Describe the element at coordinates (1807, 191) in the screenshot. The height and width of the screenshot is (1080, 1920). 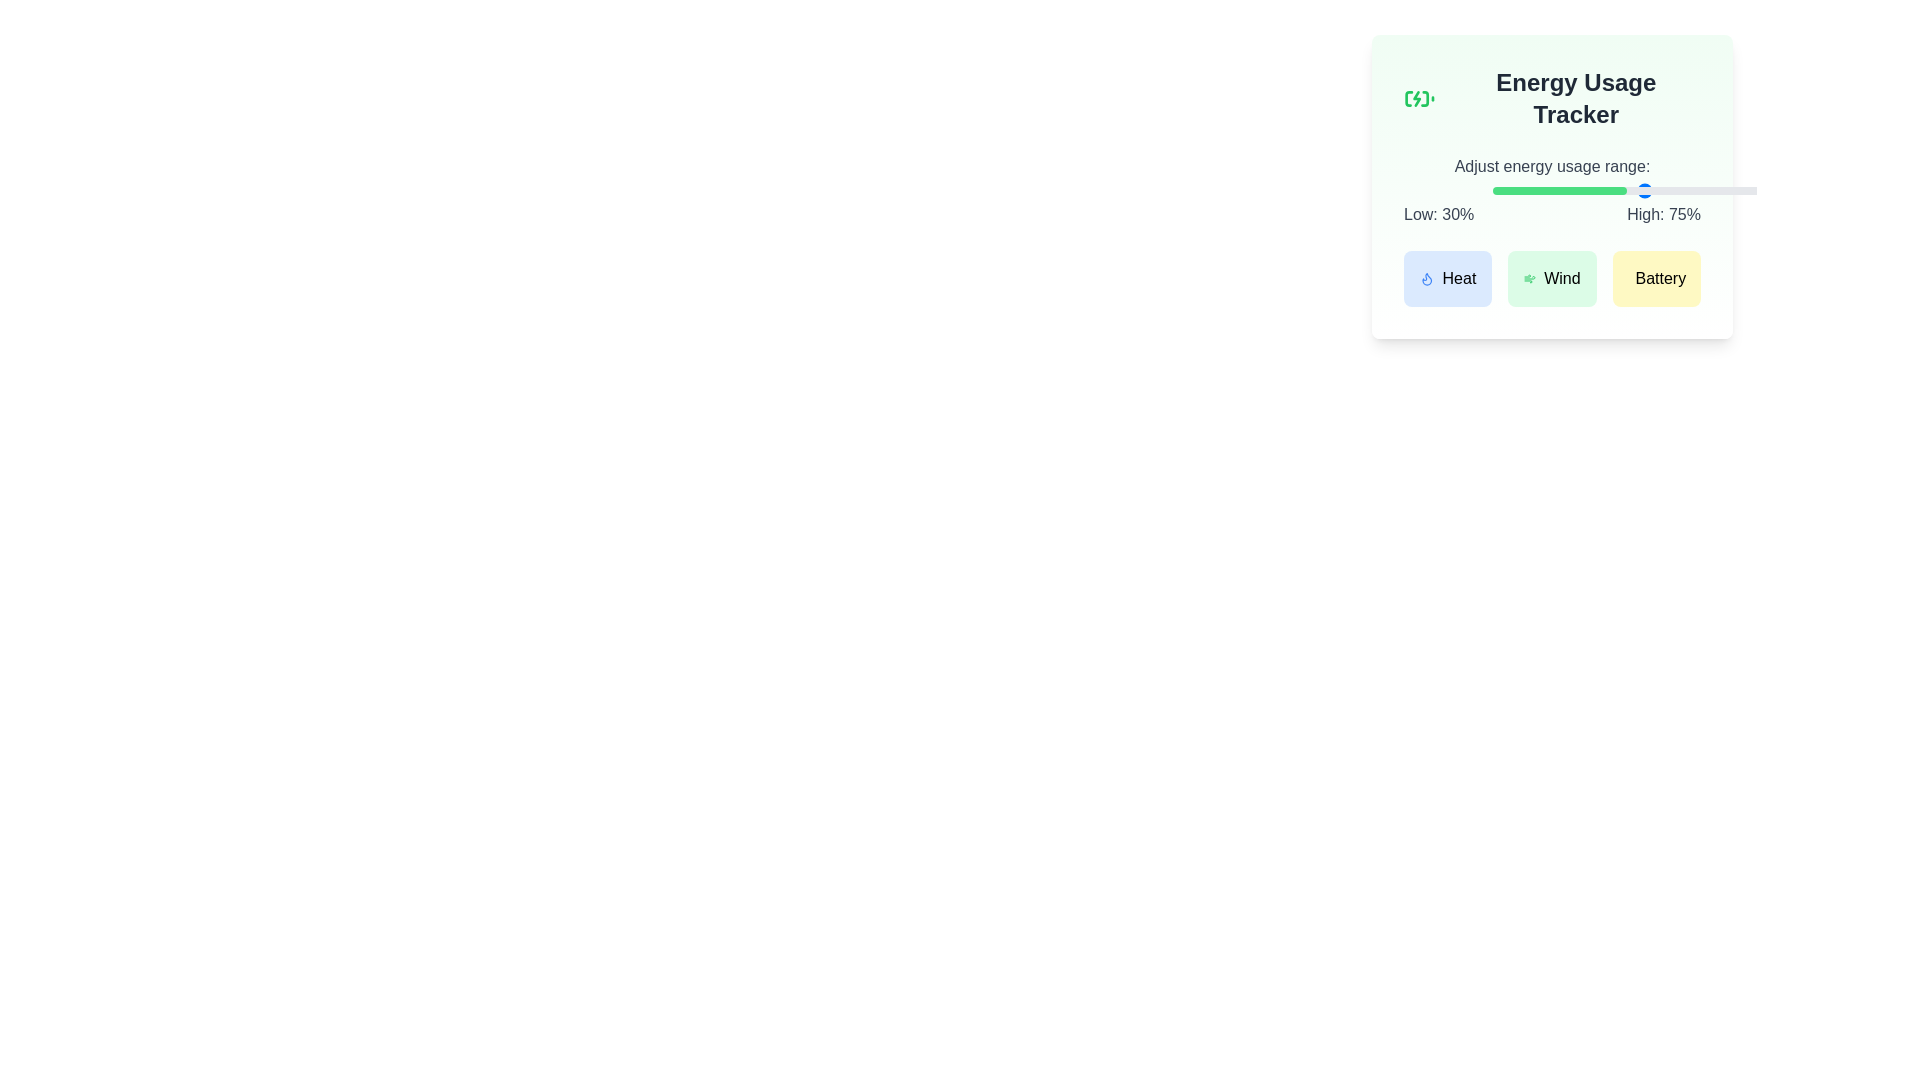
I see `the energy usage range` at that location.